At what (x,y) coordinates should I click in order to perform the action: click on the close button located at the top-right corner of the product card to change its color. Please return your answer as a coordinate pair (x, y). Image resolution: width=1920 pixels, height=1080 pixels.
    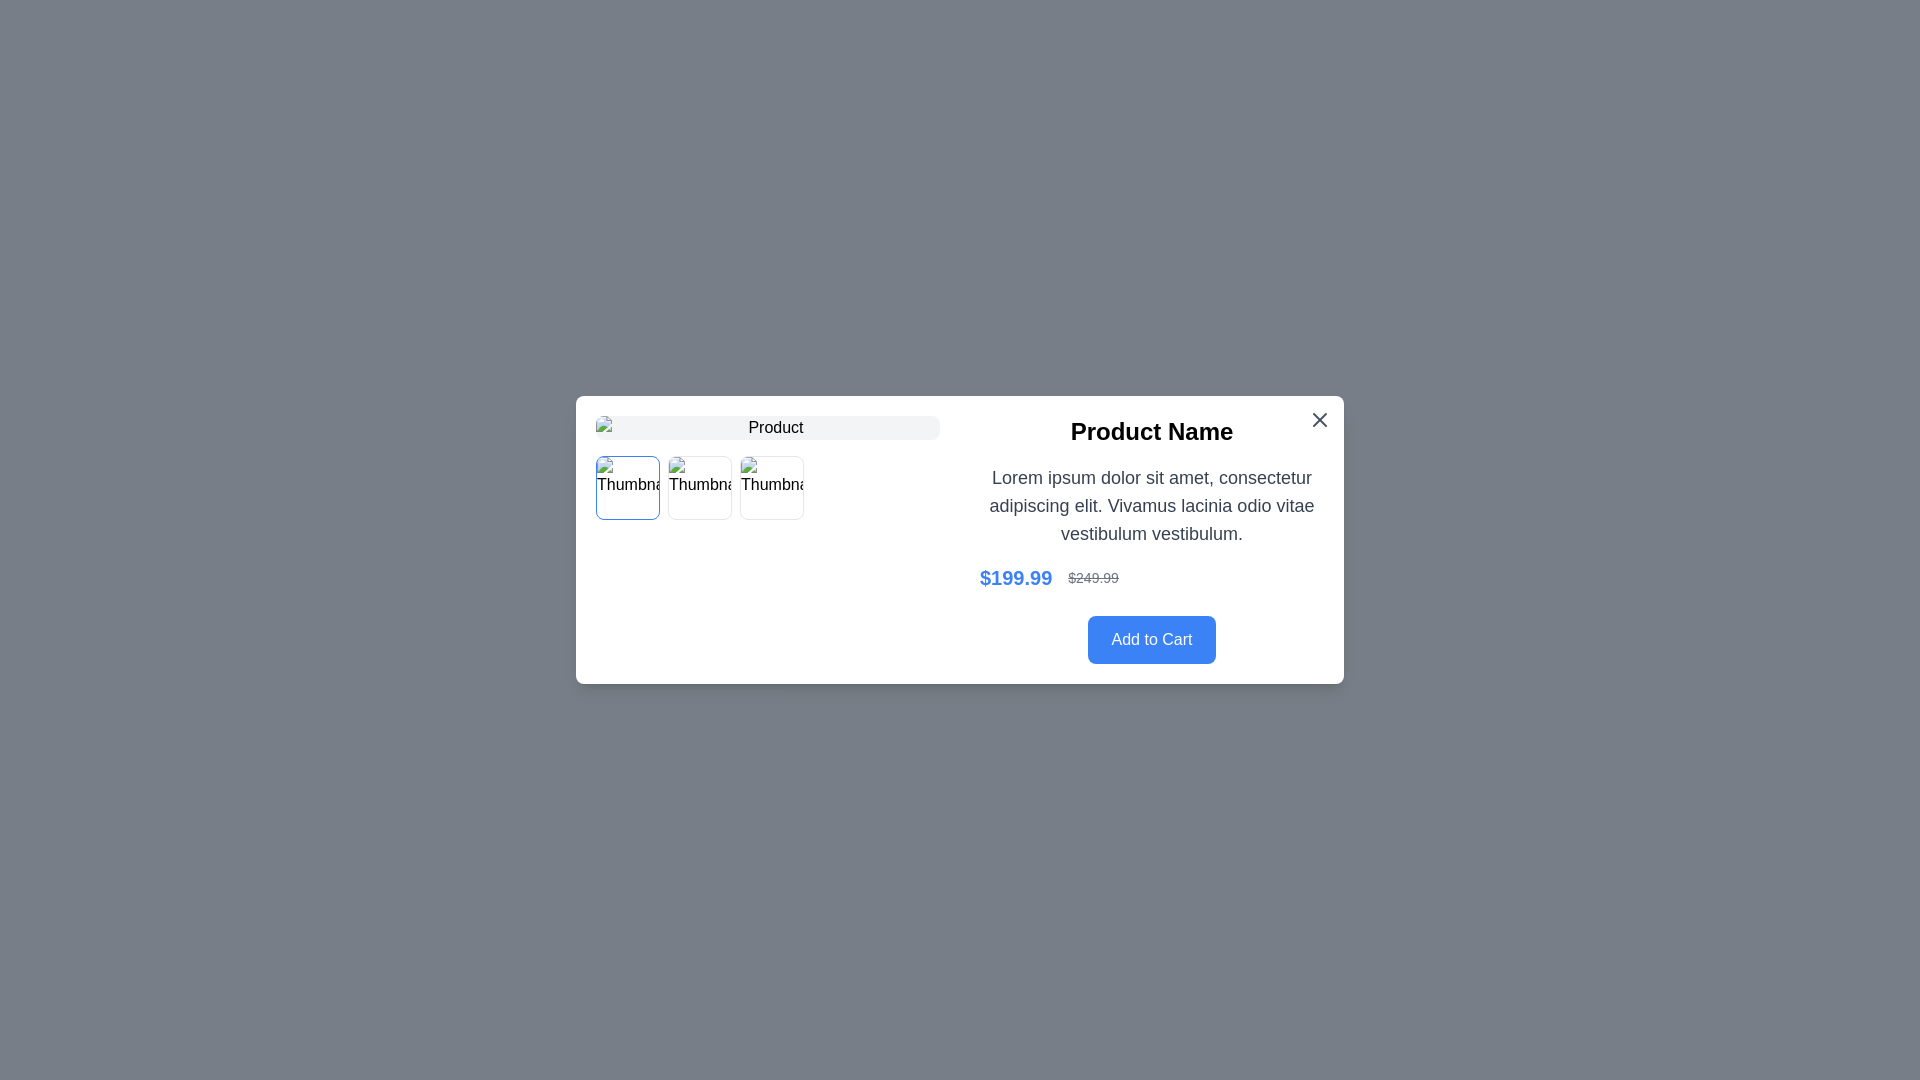
    Looking at the image, I should click on (1320, 419).